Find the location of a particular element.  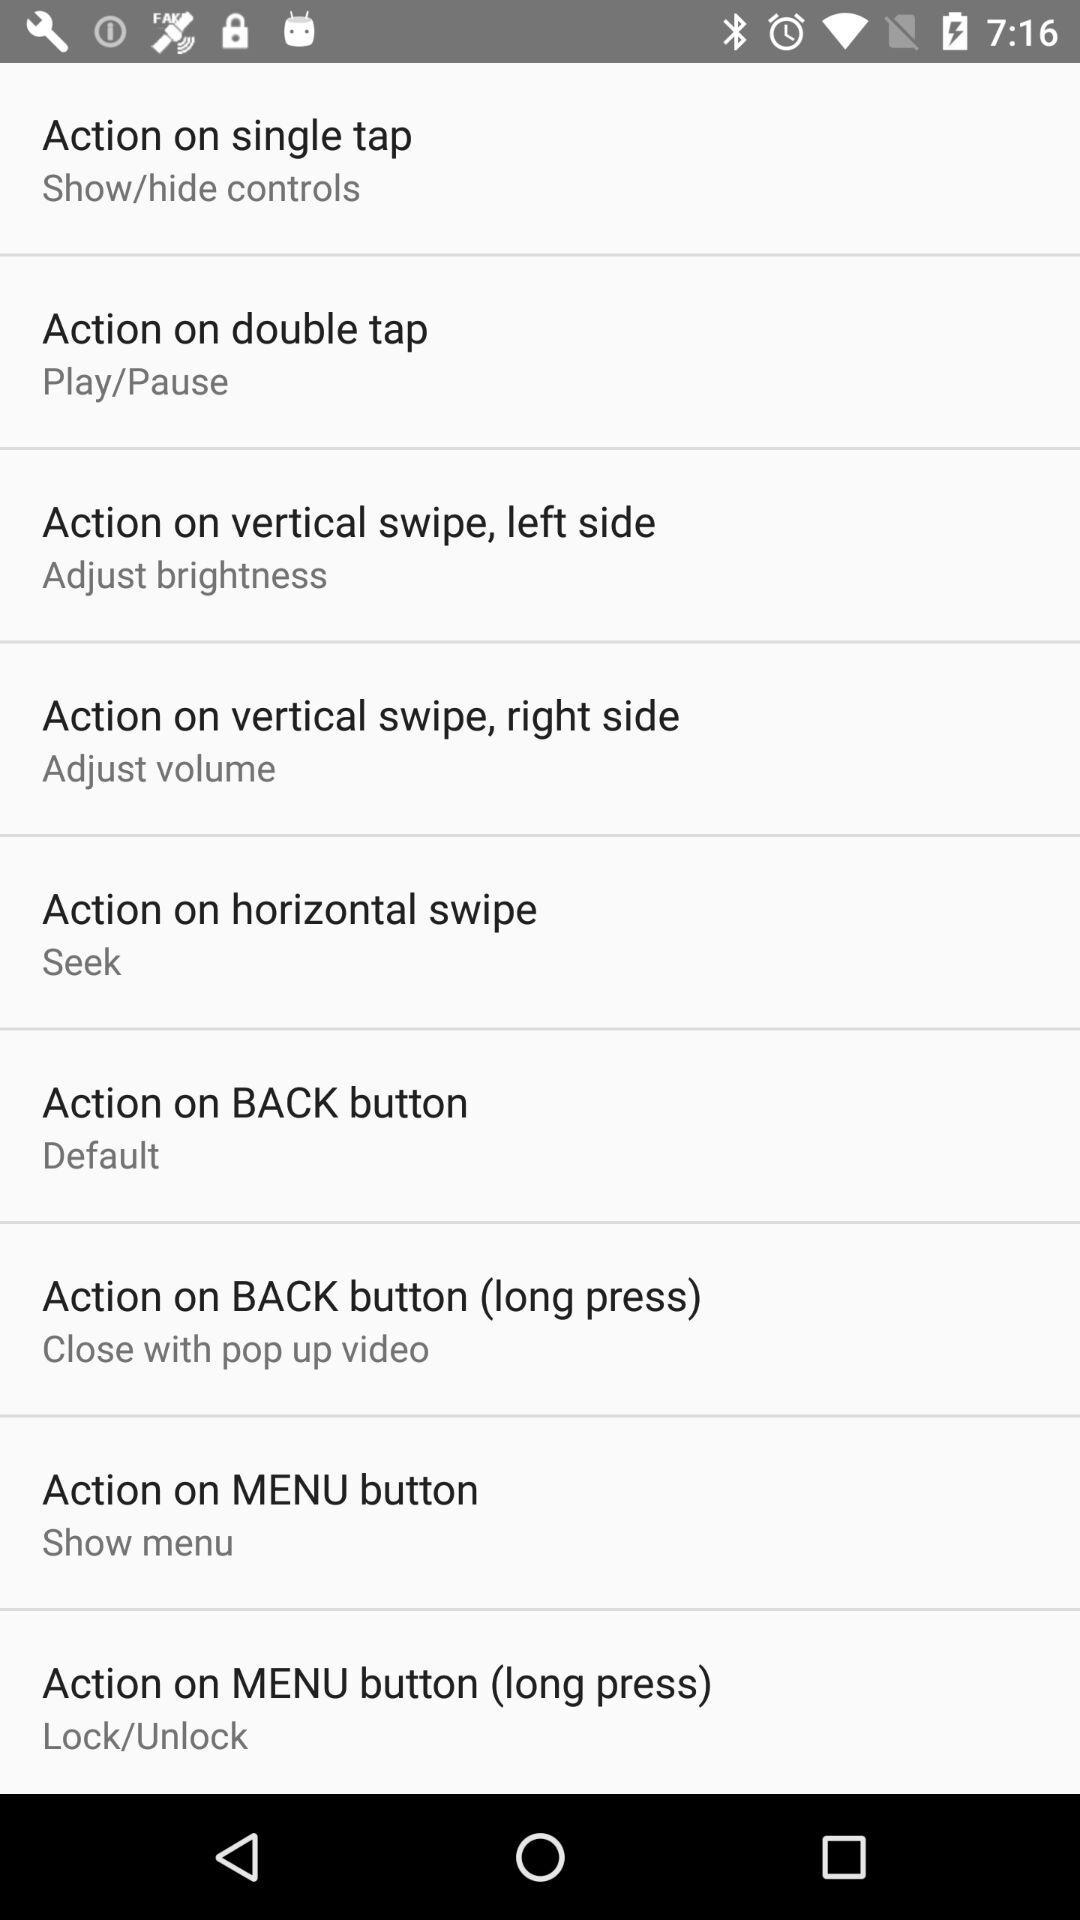

seek app is located at coordinates (80, 960).